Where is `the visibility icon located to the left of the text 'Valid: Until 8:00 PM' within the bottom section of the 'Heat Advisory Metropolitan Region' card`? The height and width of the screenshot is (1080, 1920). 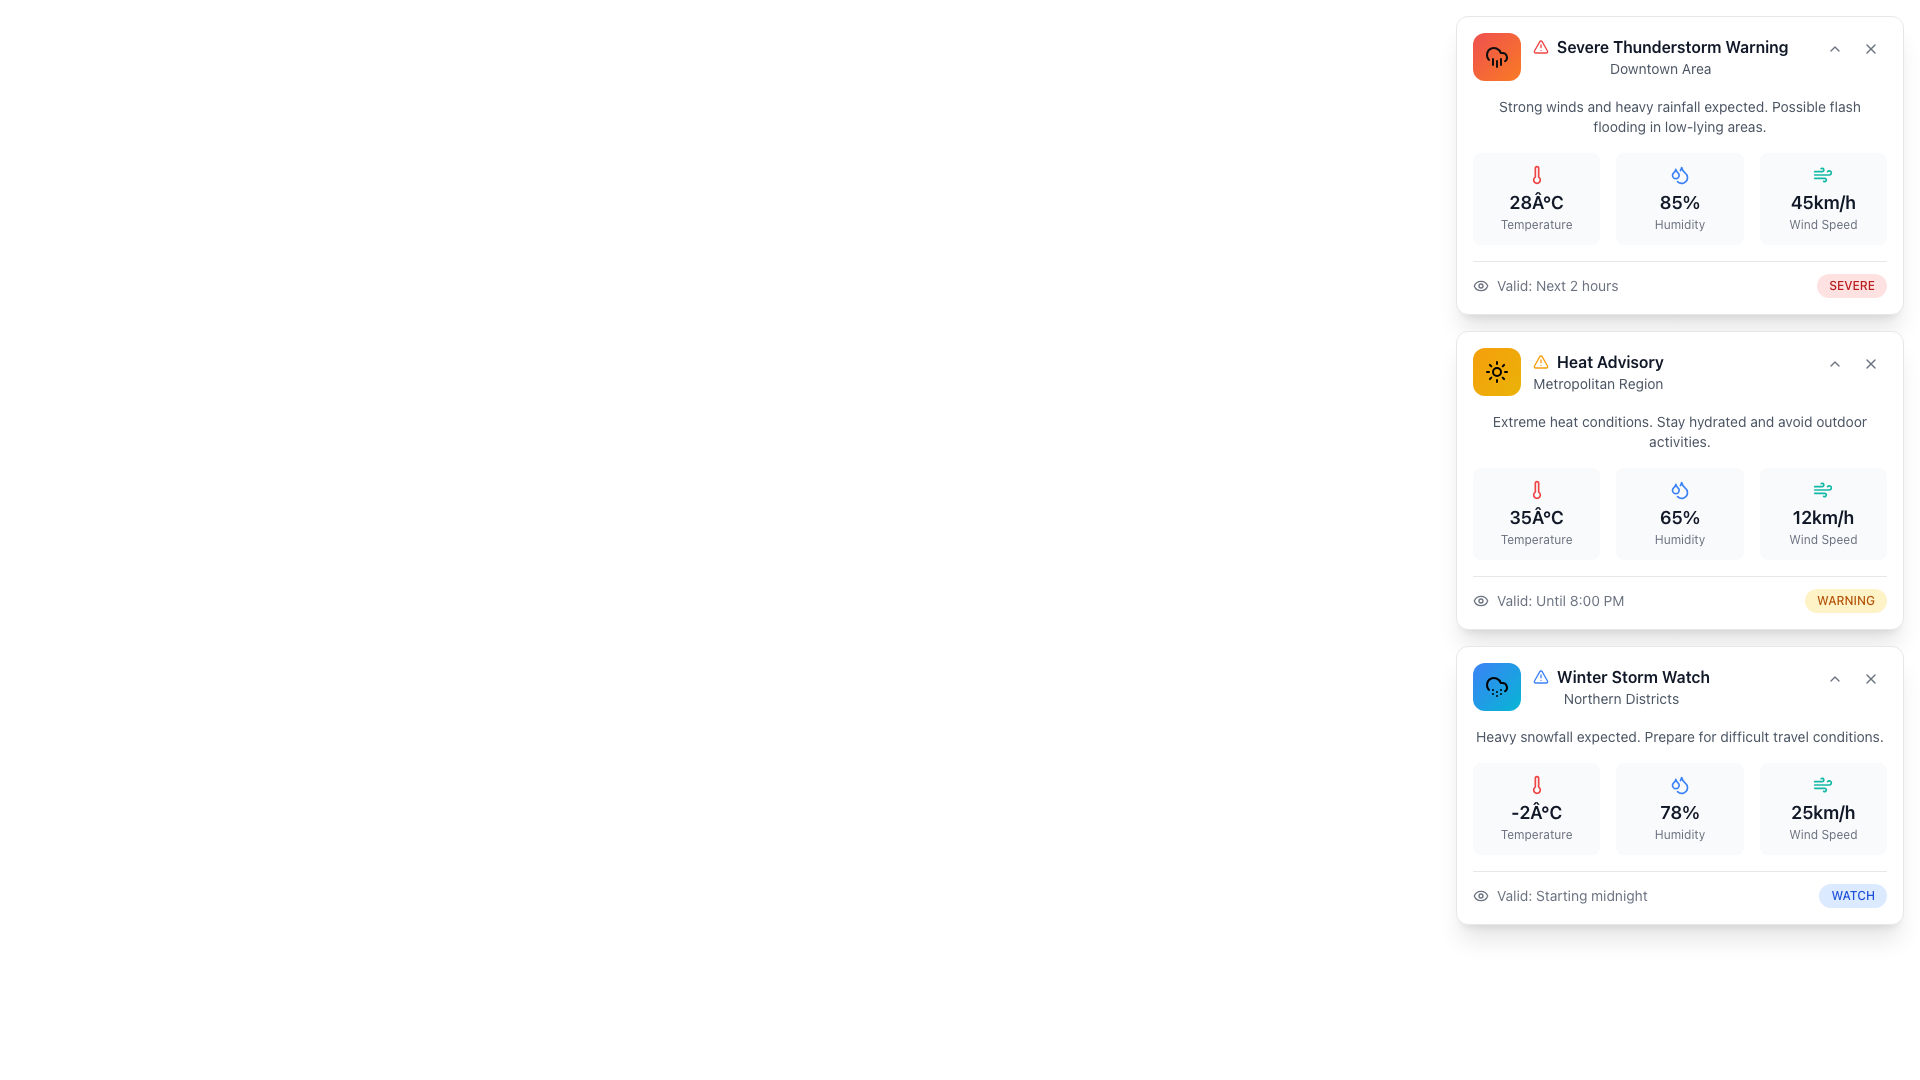 the visibility icon located to the left of the text 'Valid: Until 8:00 PM' within the bottom section of the 'Heat Advisory Metropolitan Region' card is located at coordinates (1481, 600).